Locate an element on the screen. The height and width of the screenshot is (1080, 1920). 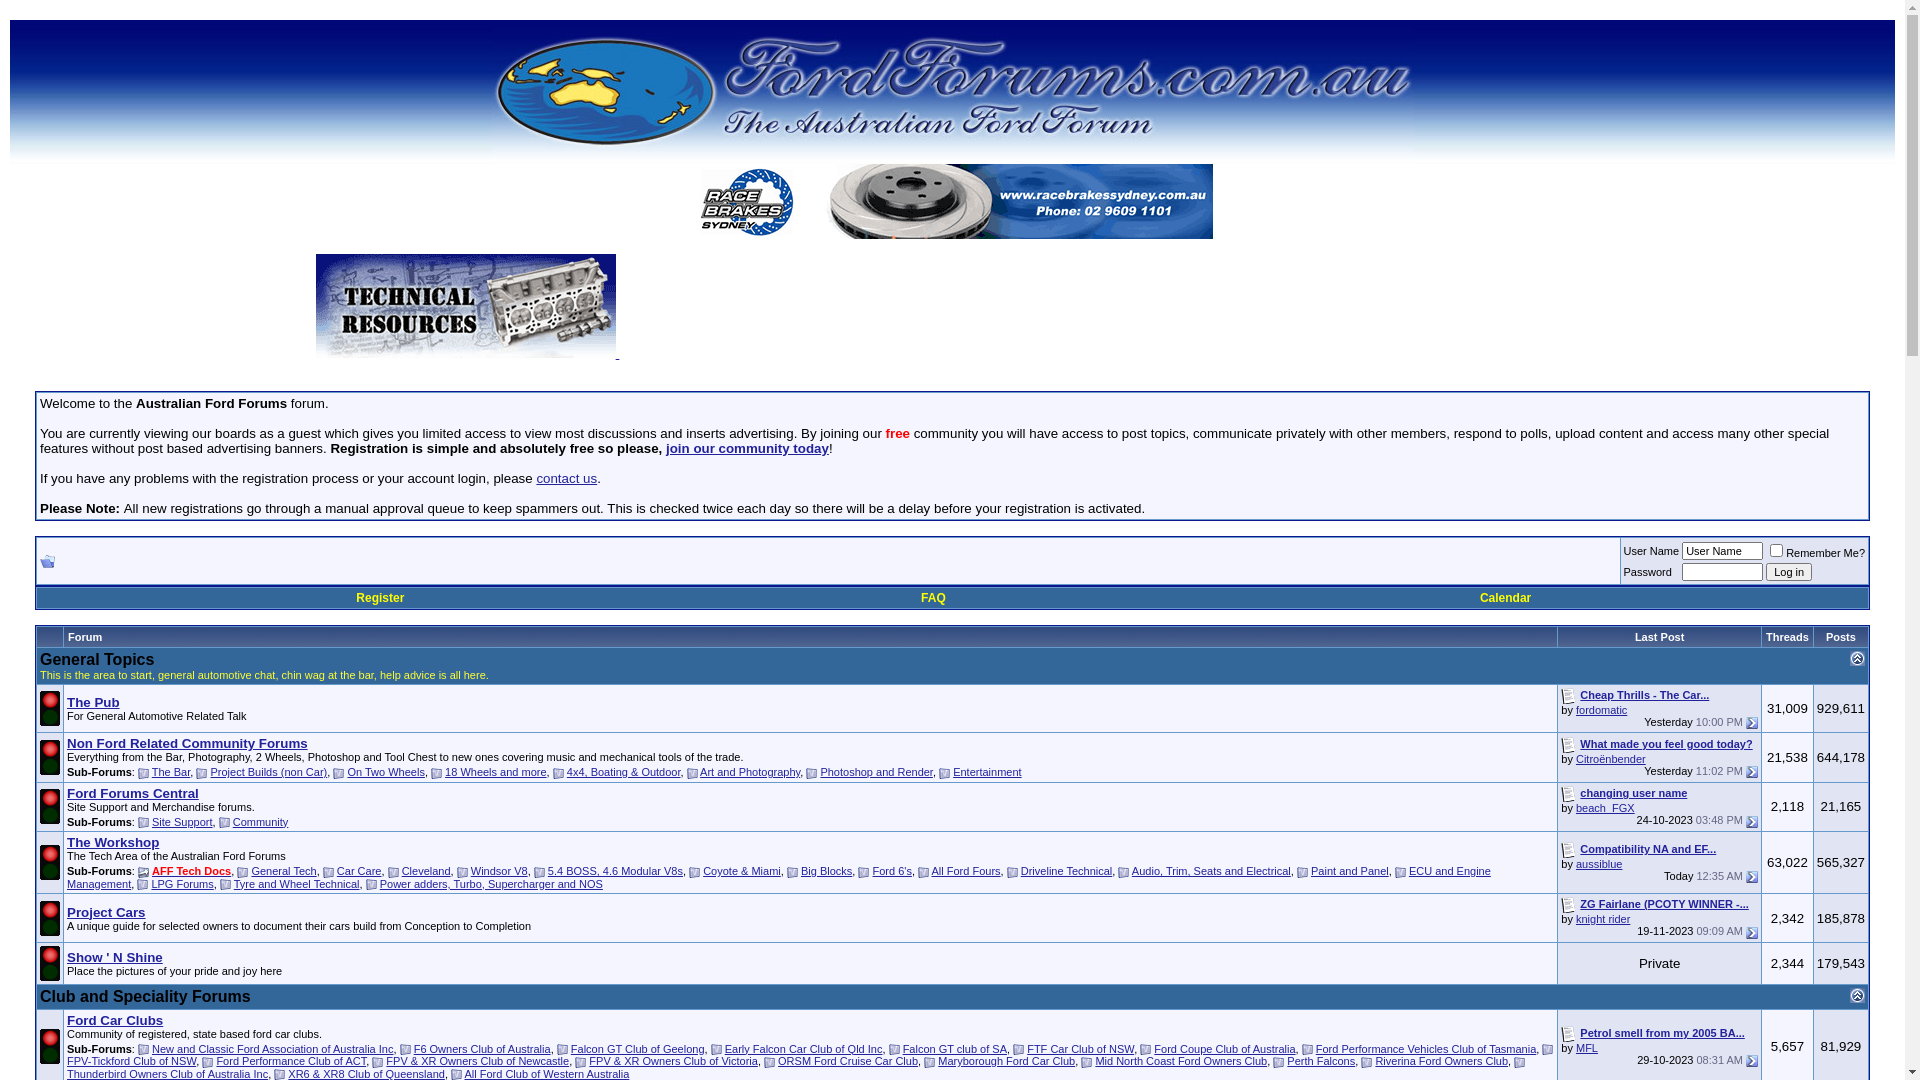
'fordomatic' is located at coordinates (1601, 708).